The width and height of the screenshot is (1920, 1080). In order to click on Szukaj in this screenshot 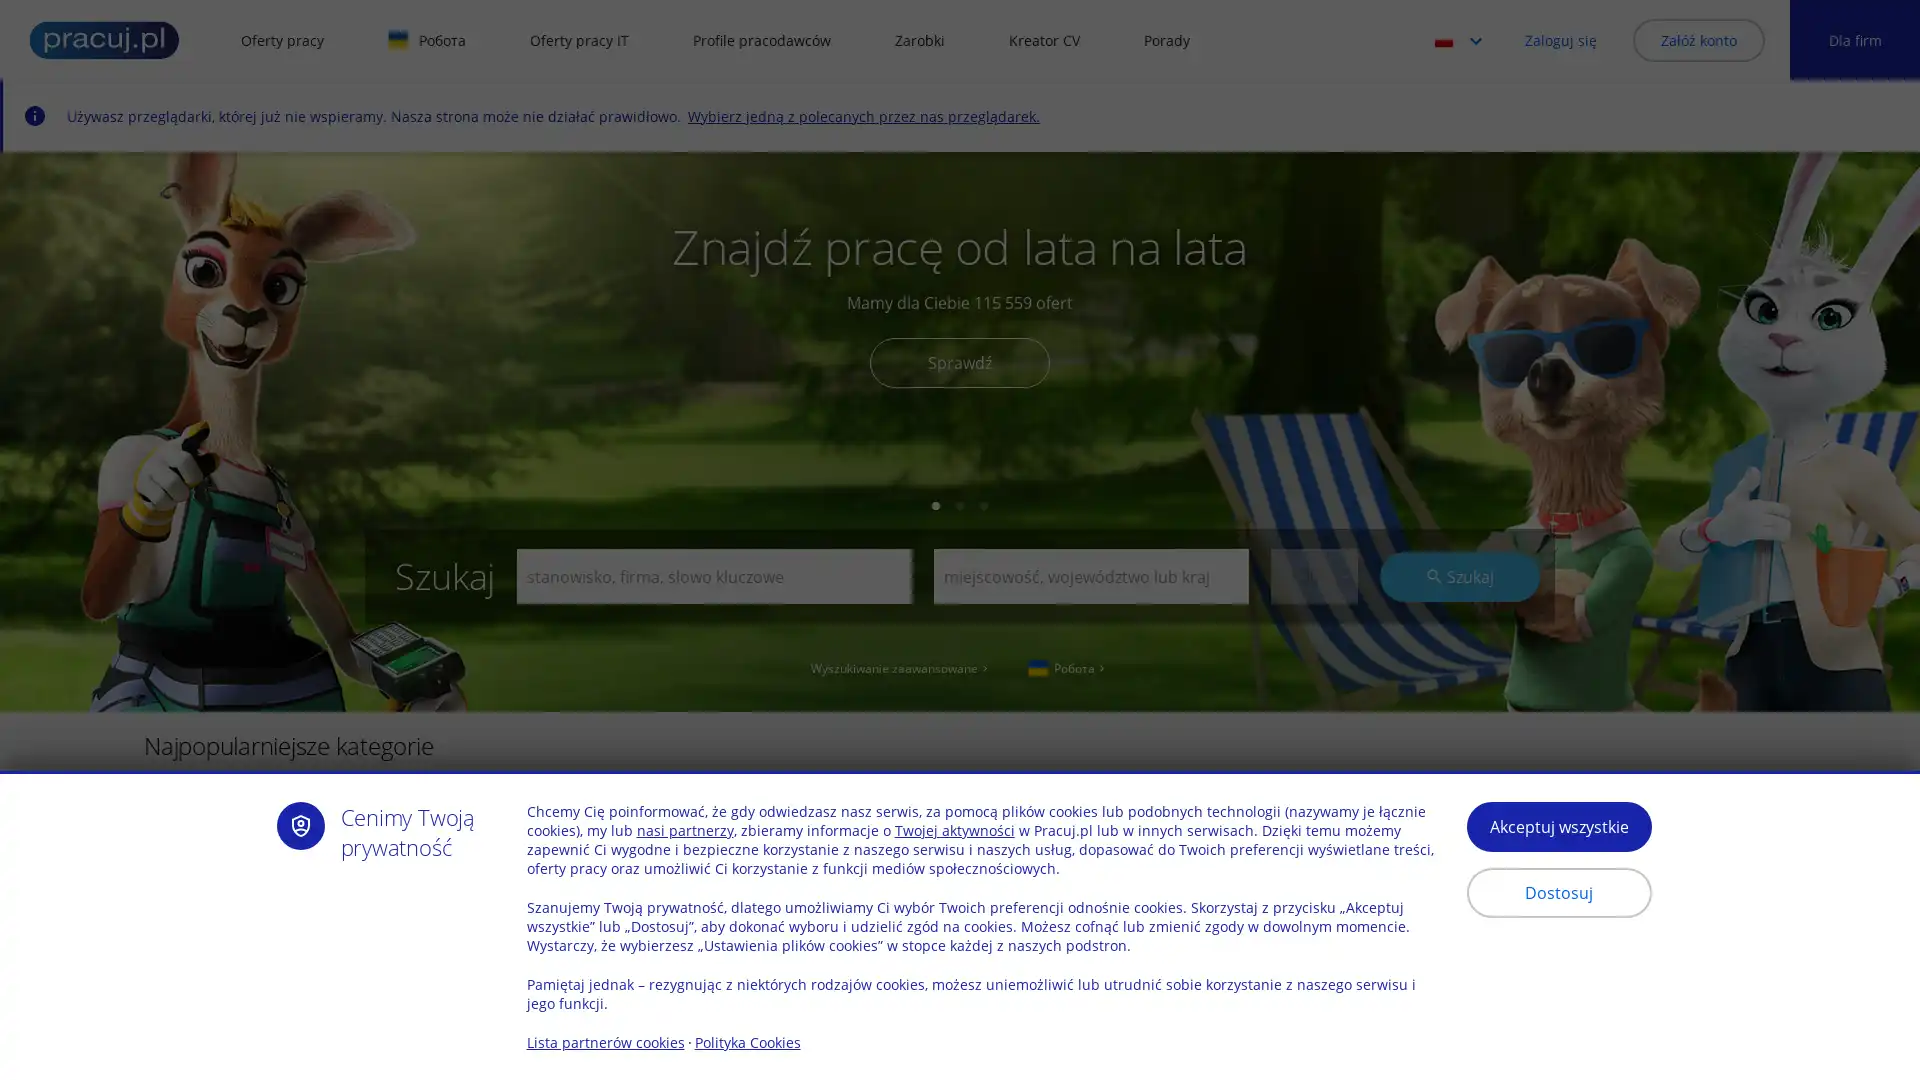, I will do `click(1459, 575)`.